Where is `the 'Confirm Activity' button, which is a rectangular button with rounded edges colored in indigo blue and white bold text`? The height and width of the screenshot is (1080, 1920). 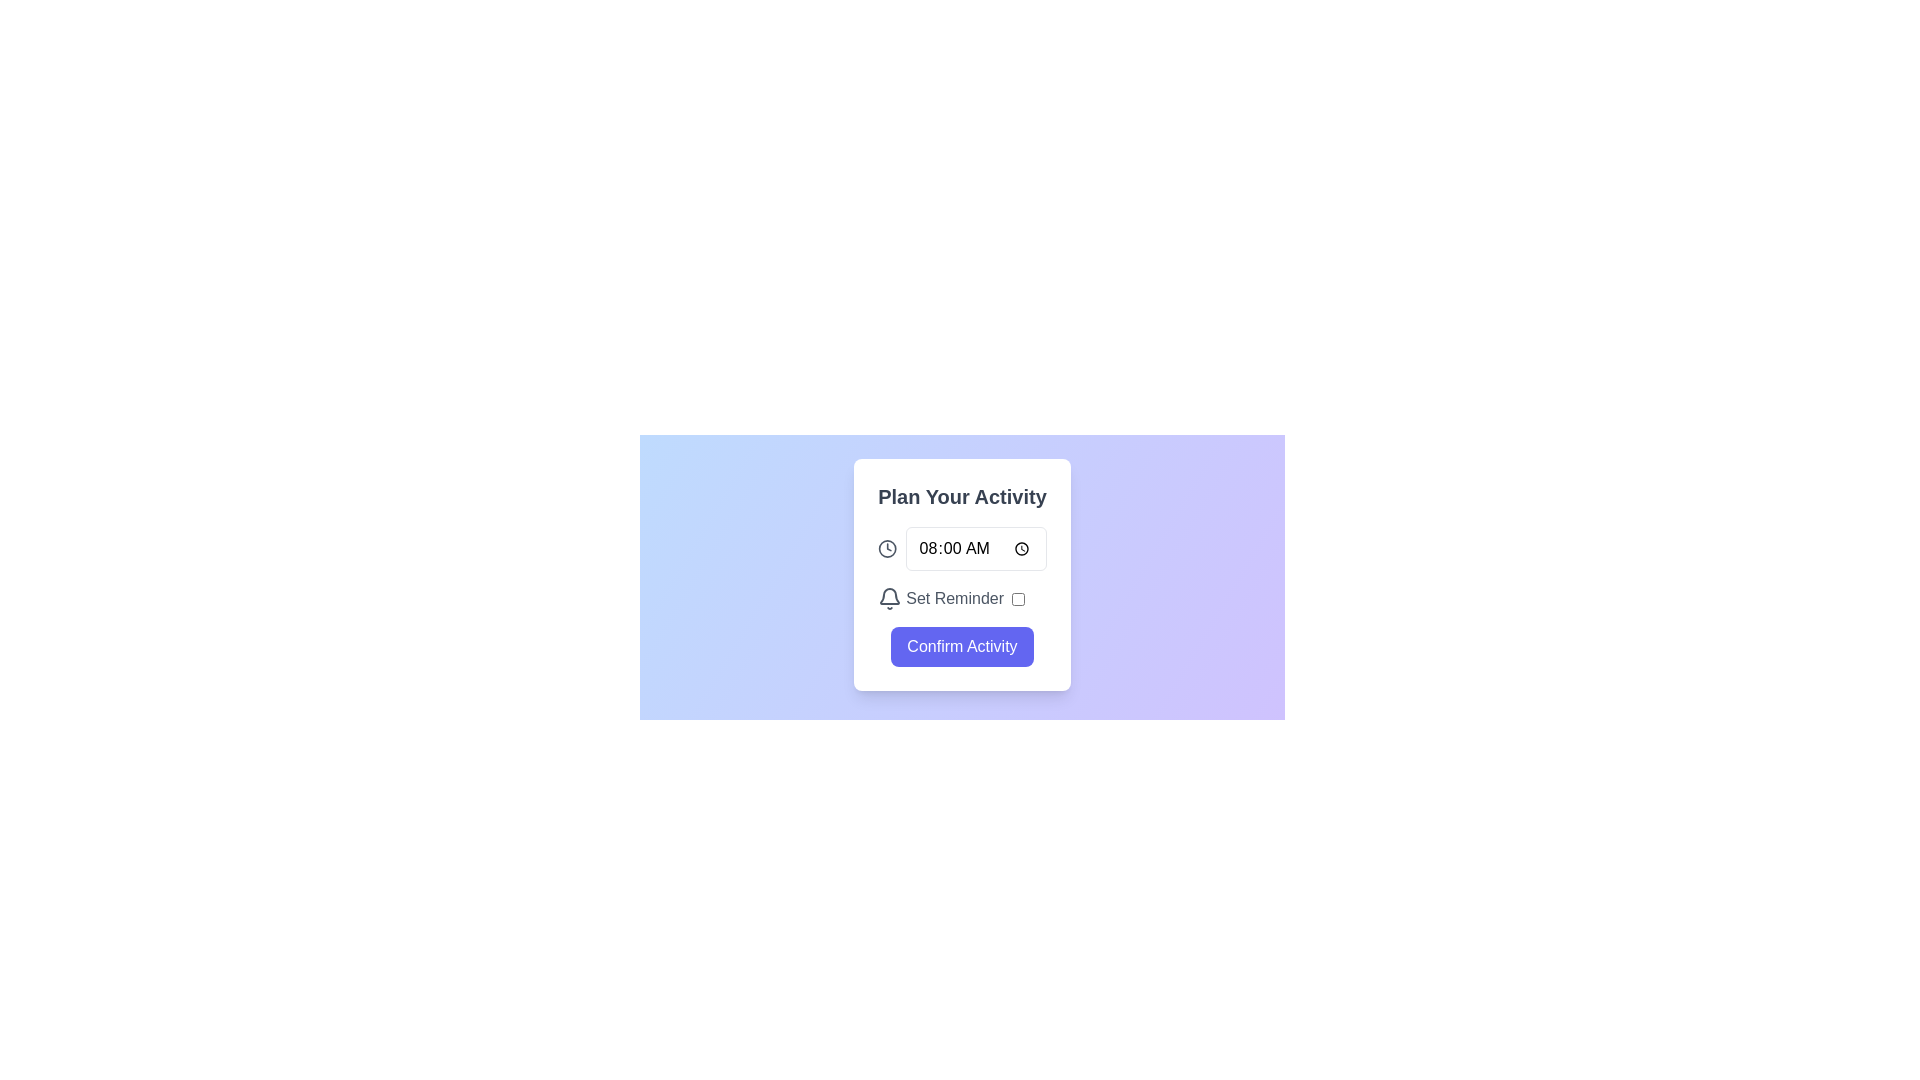
the 'Confirm Activity' button, which is a rectangular button with rounded edges colored in indigo blue and white bold text is located at coordinates (962, 647).